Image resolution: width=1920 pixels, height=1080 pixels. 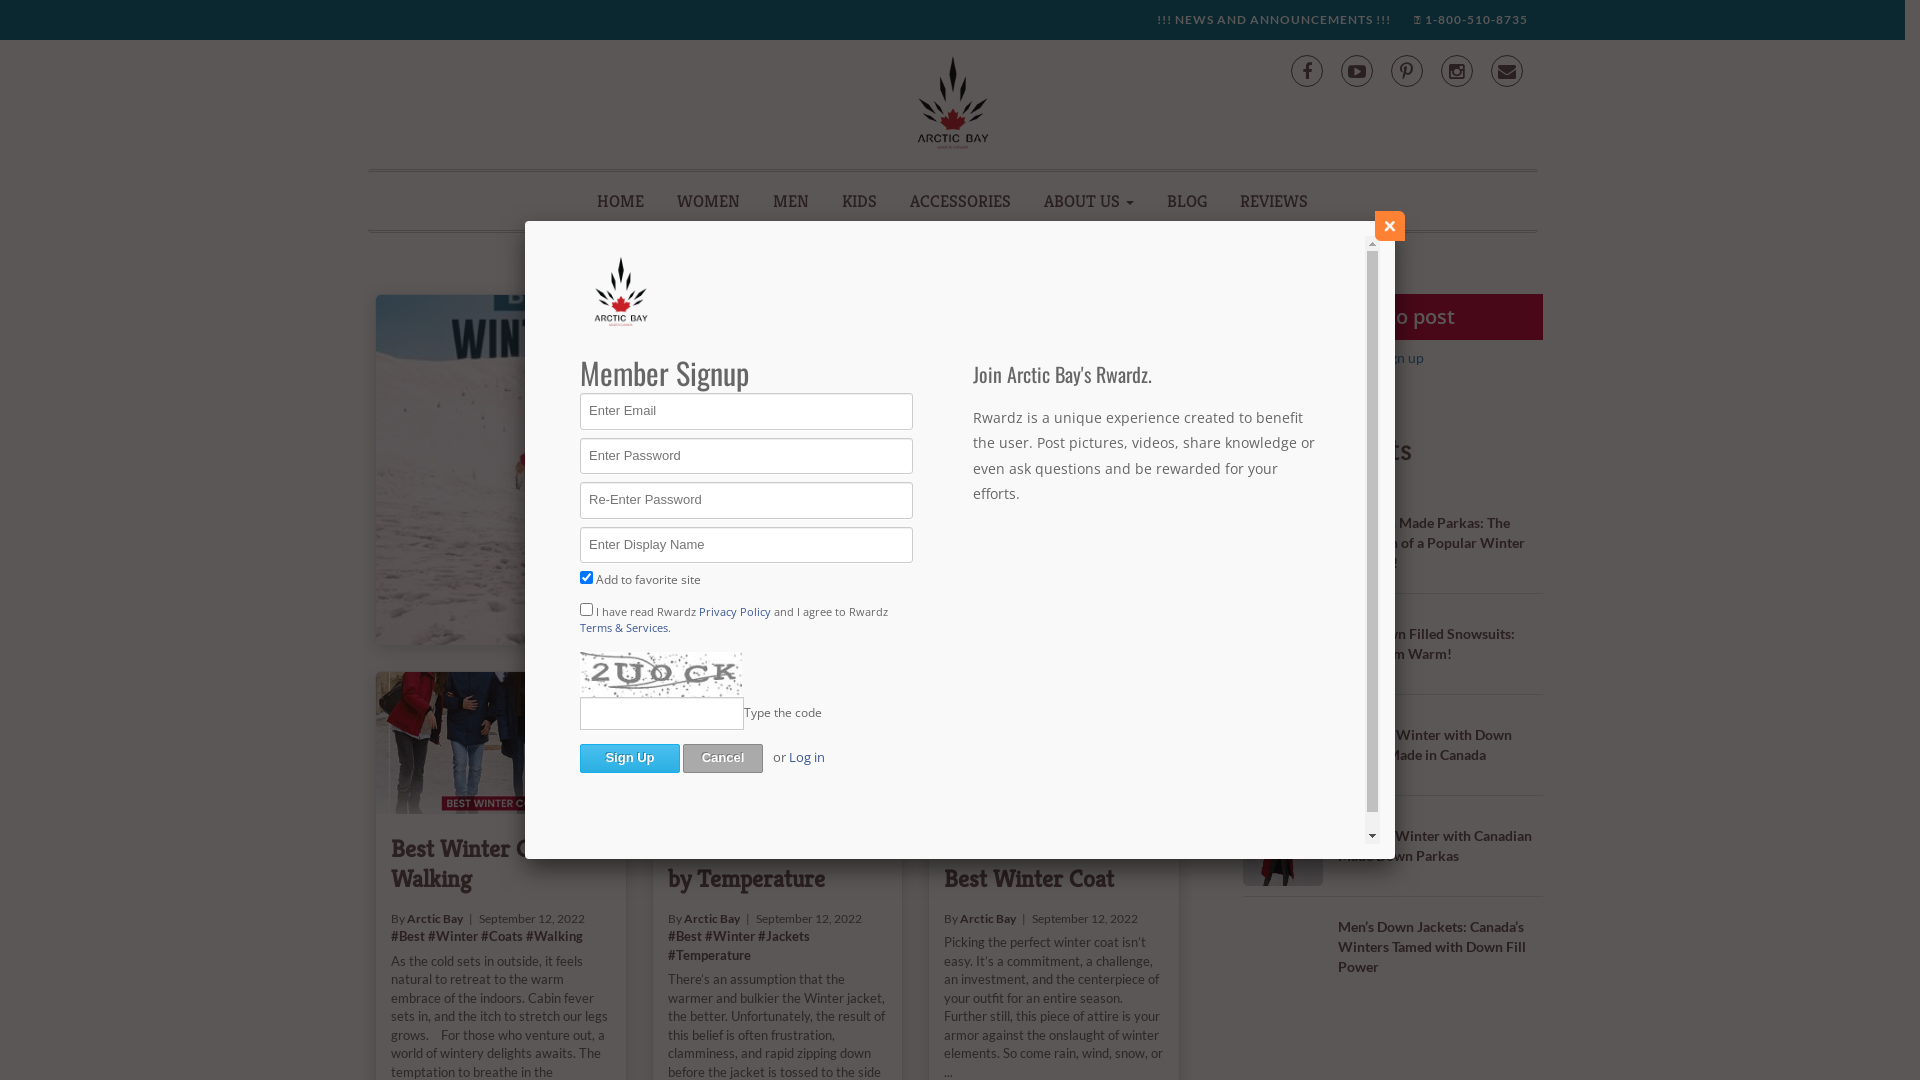 I want to click on 'Arctic Bay on Facebook', so click(x=1305, y=69).